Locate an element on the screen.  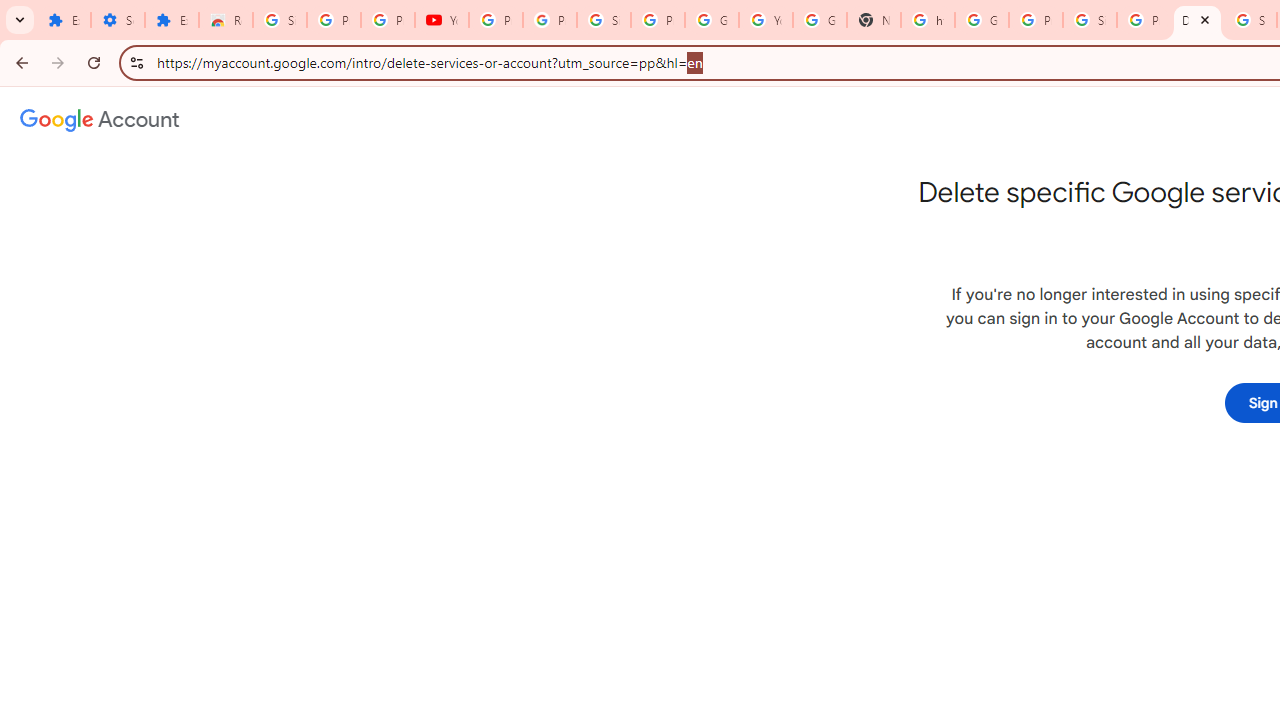
'YouTube' is located at coordinates (440, 20).